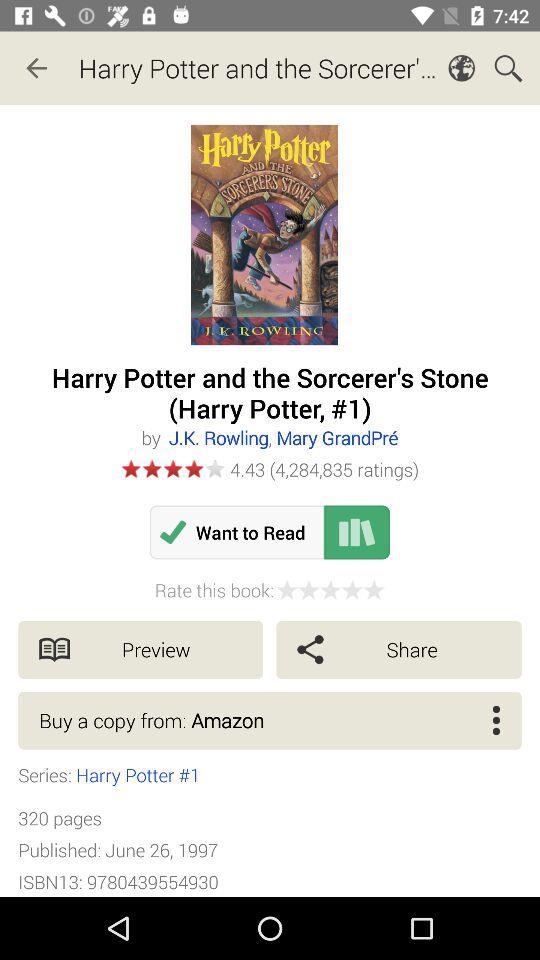 This screenshot has width=540, height=960. What do you see at coordinates (356, 531) in the screenshot?
I see `read the article` at bounding box center [356, 531].